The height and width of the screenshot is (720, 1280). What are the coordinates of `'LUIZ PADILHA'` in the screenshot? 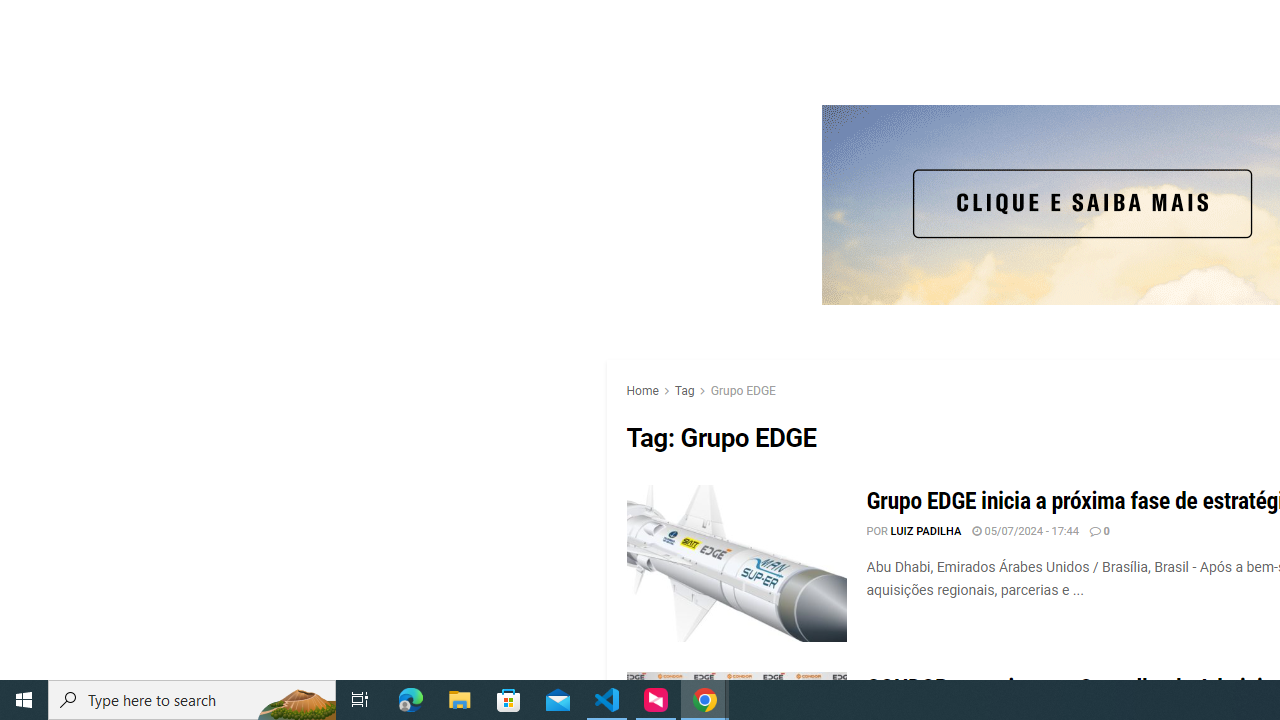 It's located at (925, 530).